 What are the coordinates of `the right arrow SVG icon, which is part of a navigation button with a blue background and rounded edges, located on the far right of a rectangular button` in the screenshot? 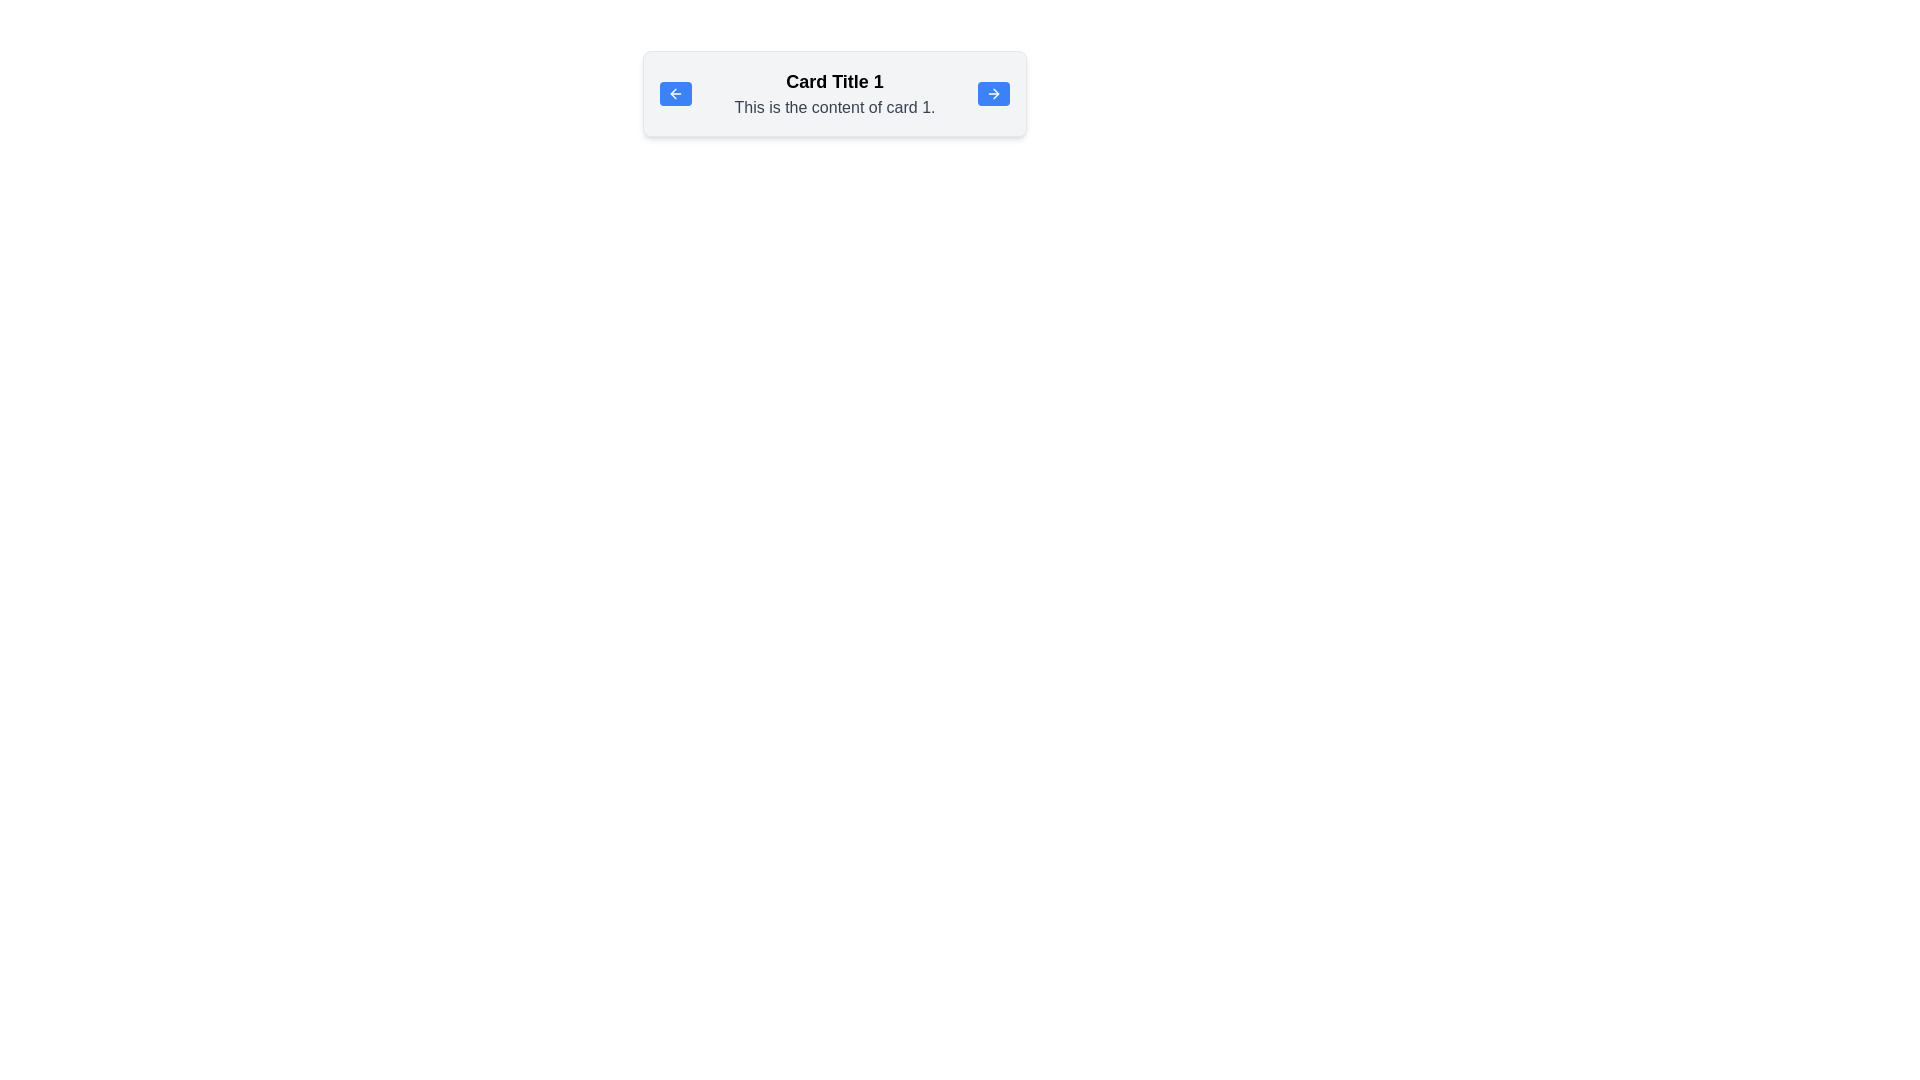 It's located at (993, 93).